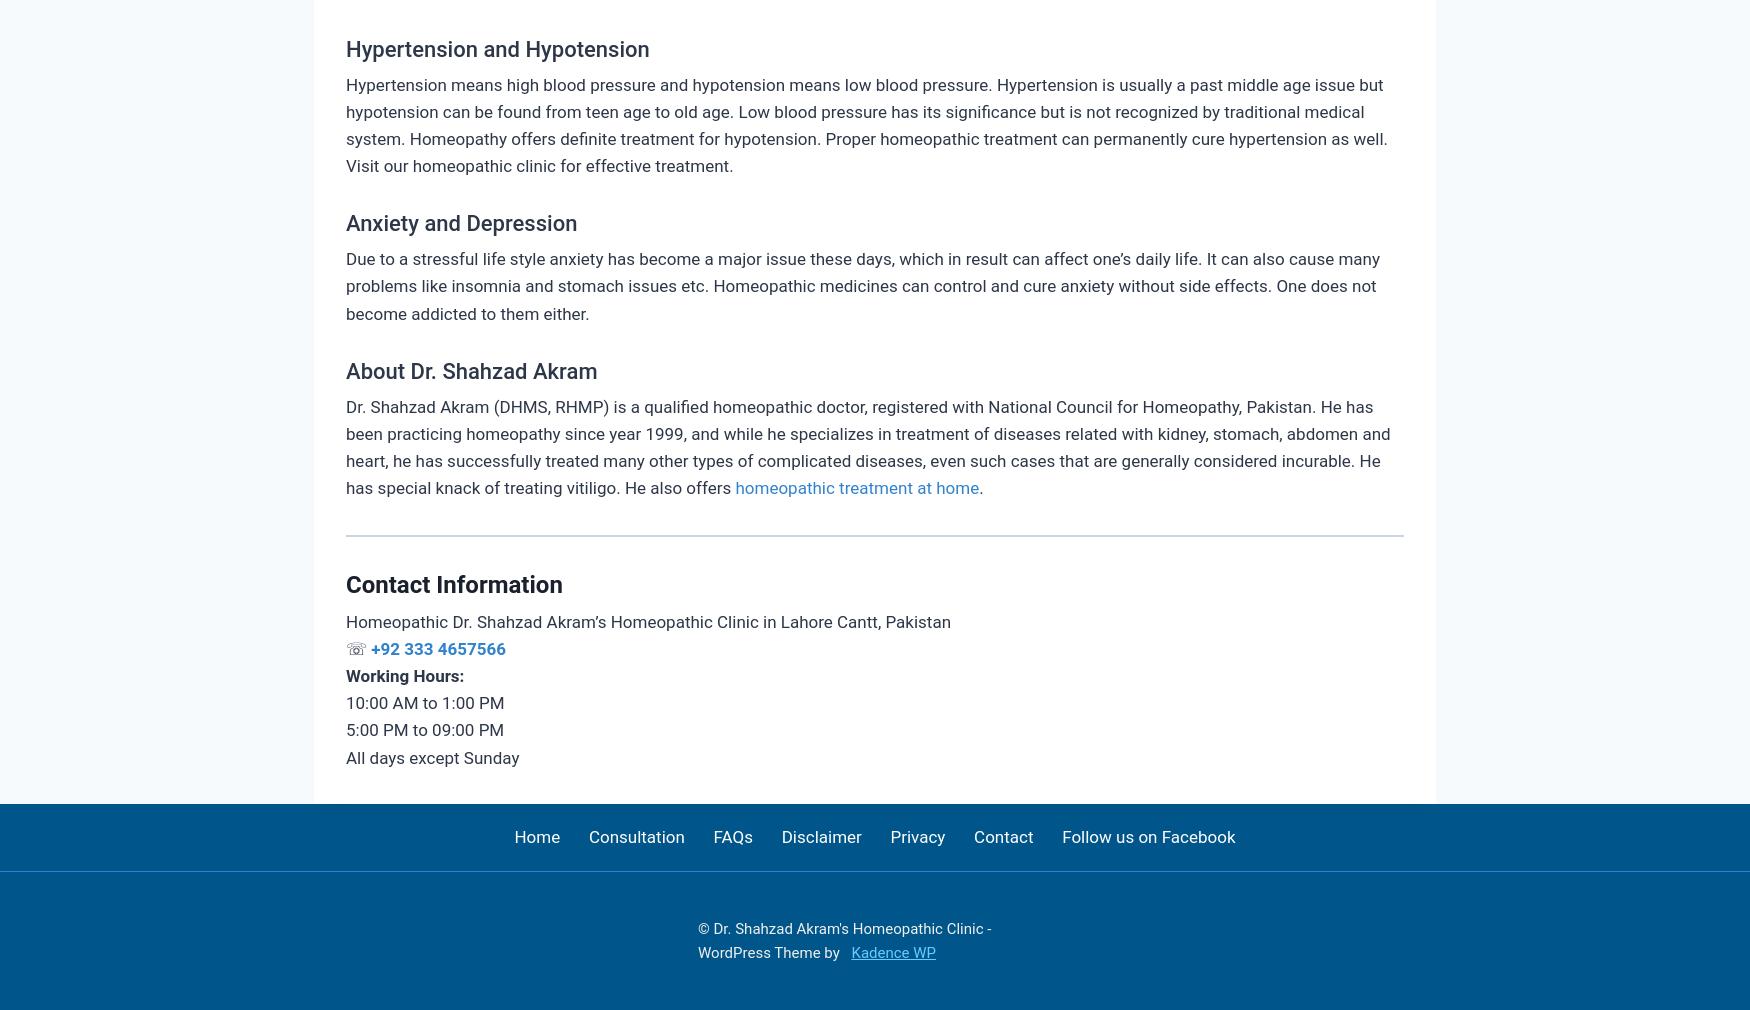 This screenshot has width=1750, height=1010. What do you see at coordinates (345, 447) in the screenshot?
I see `'Dr. Shahzad Akram (DHMS, RHMP) is a qualified homeopathic doctor, registered with National Council for Homeopathy, Pakistan. He has been practicing homeopathy since year 1999, and while he specializes in treatment of diseases related with kidney, stomach, abdomen and heart, he has successfully treated many other types of complicated diseases, even such cases that are generally considered incurable. He has special knack of treating vitiligo. He also offers'` at bounding box center [345, 447].